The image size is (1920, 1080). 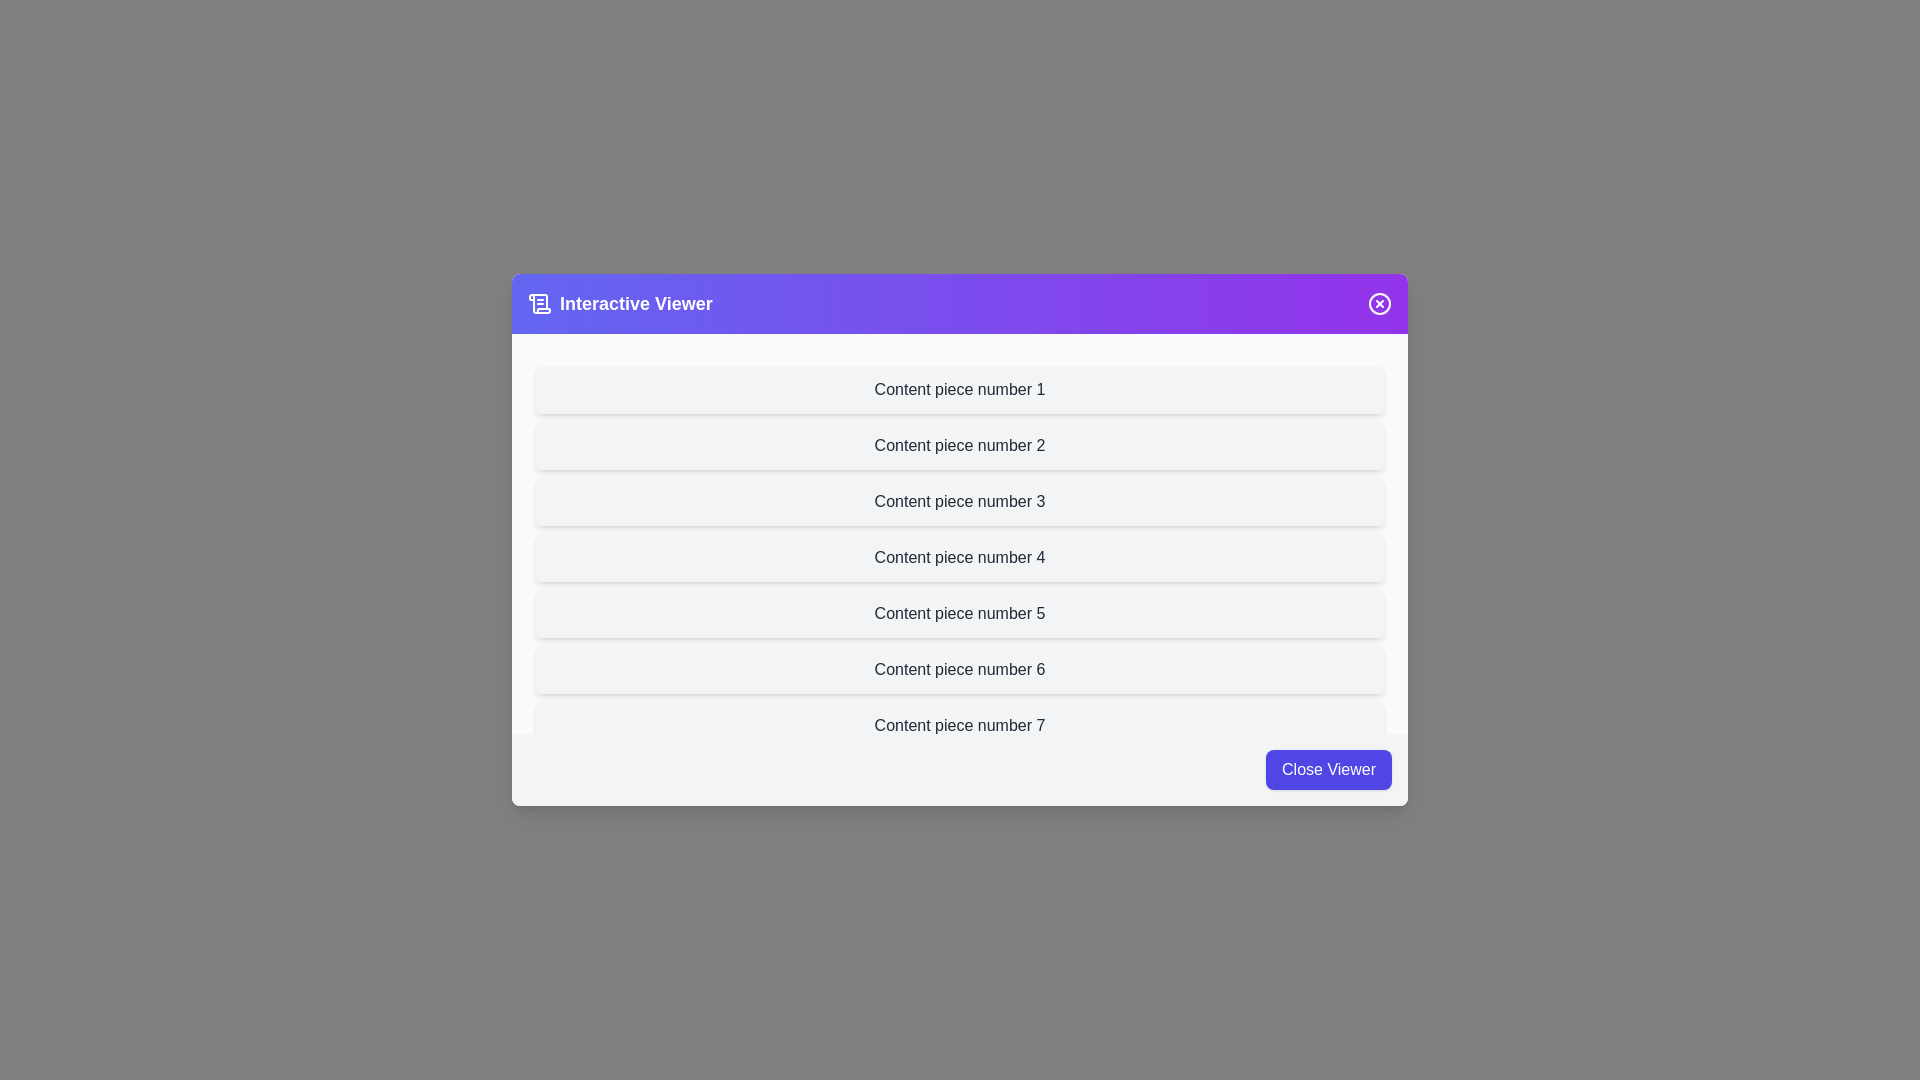 What do you see at coordinates (960, 500) in the screenshot?
I see `the content item labeled 'Content piece number 3' to observe its hover effect` at bounding box center [960, 500].